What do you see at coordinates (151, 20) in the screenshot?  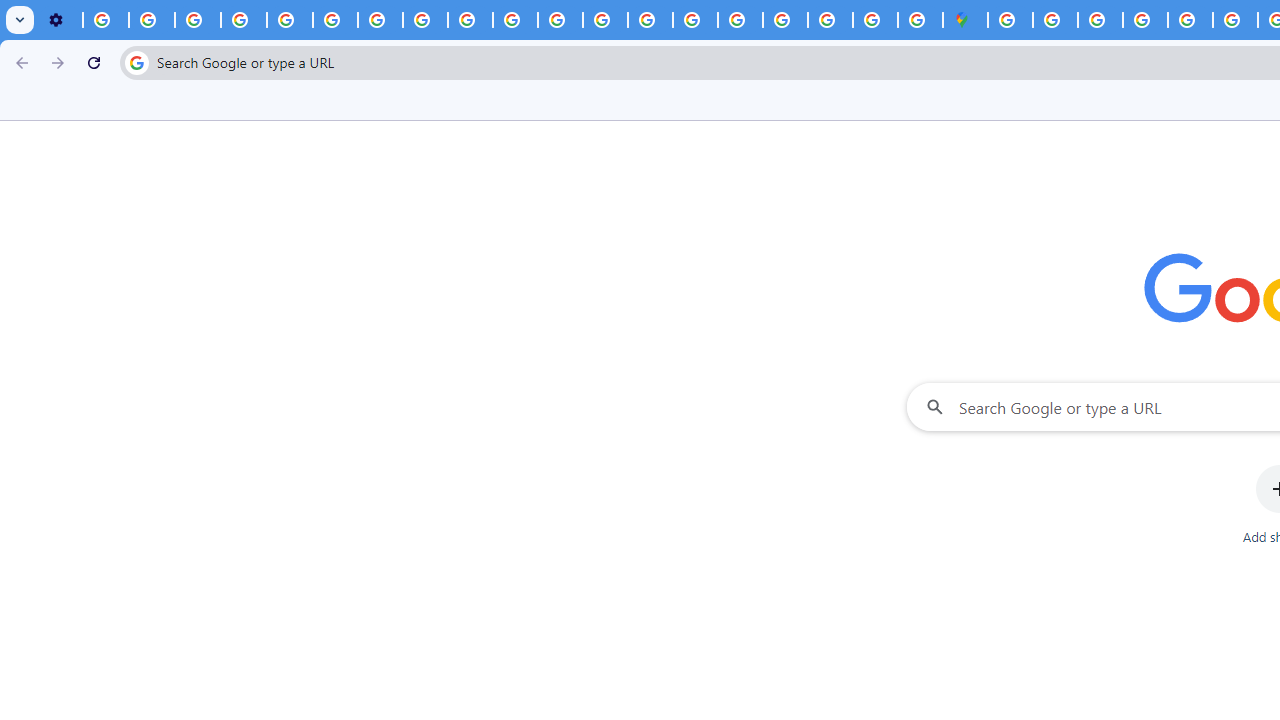 I see `'Learn how to find your photos - Google Photos Help'` at bounding box center [151, 20].